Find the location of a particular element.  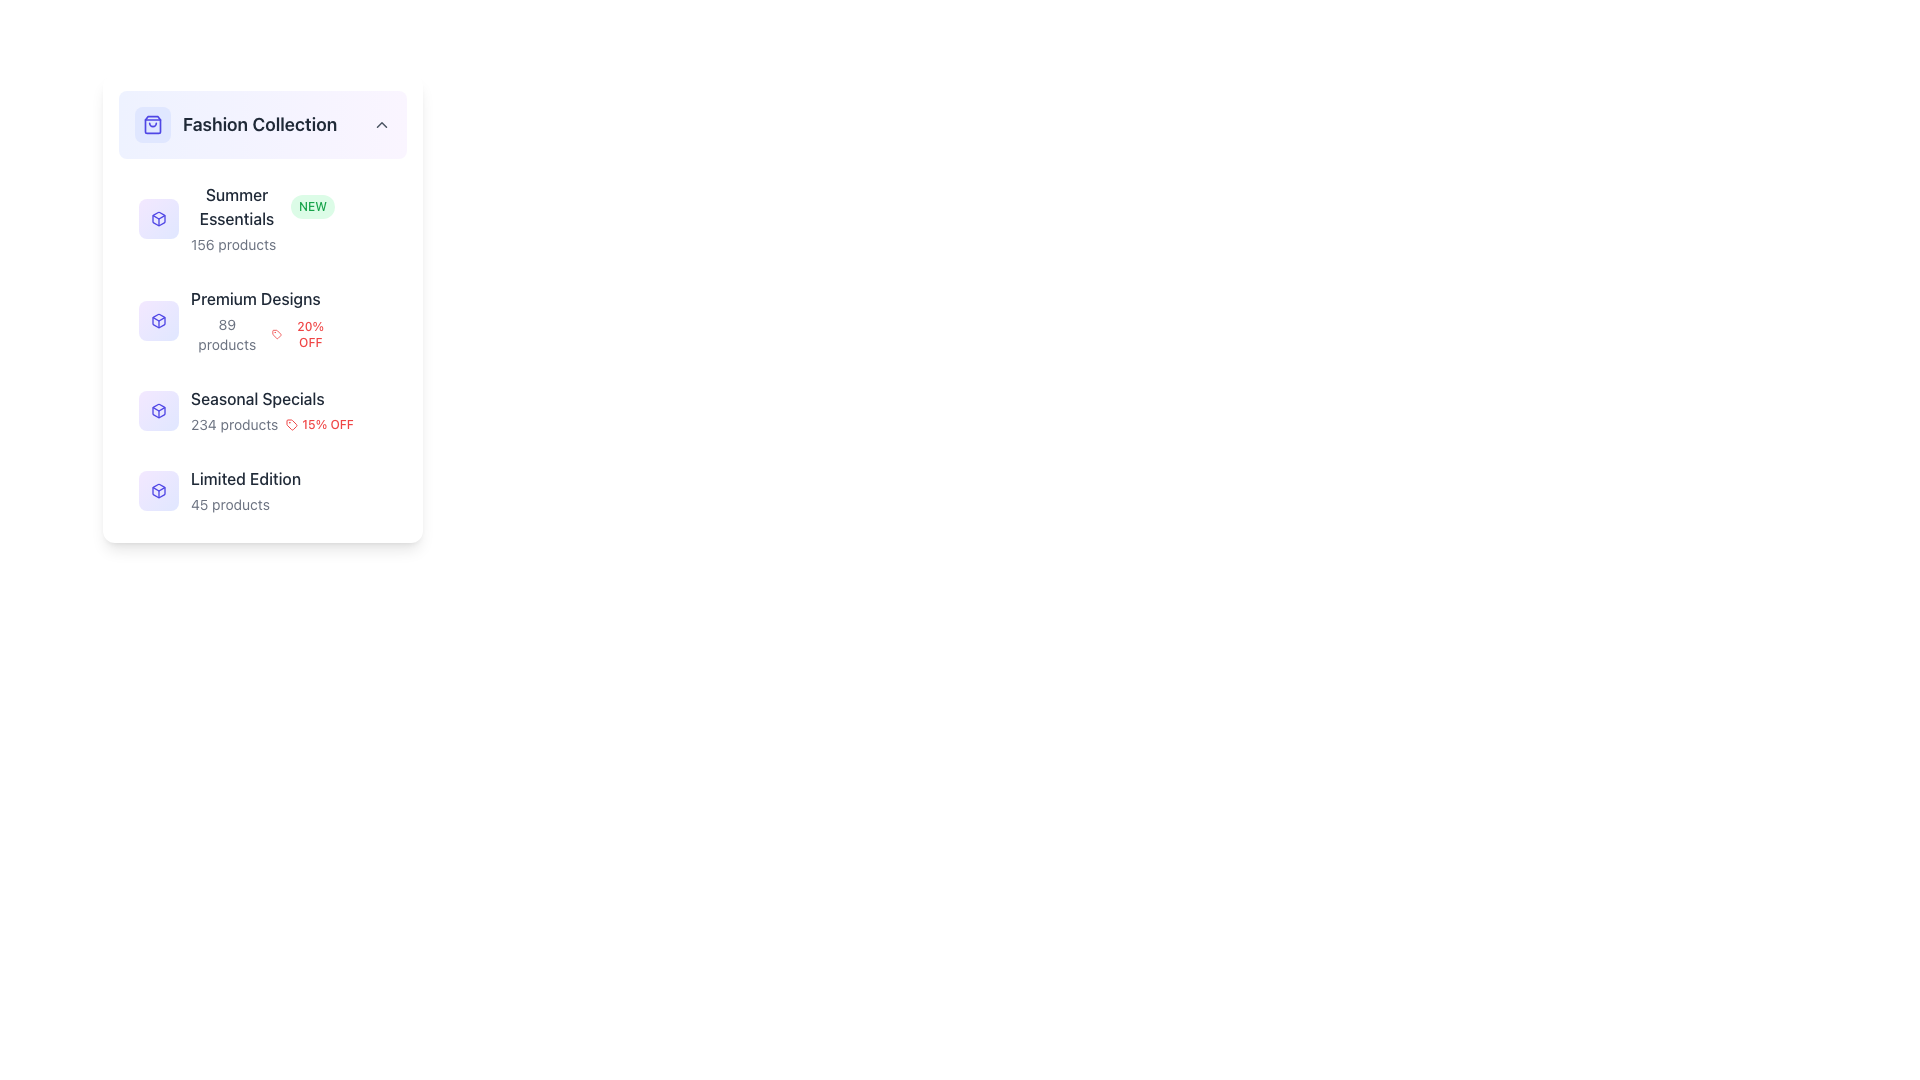

the 'Fashion Collection' label, which is the first item in the list and features a shopping bag icon with a rounded background is located at coordinates (236, 124).